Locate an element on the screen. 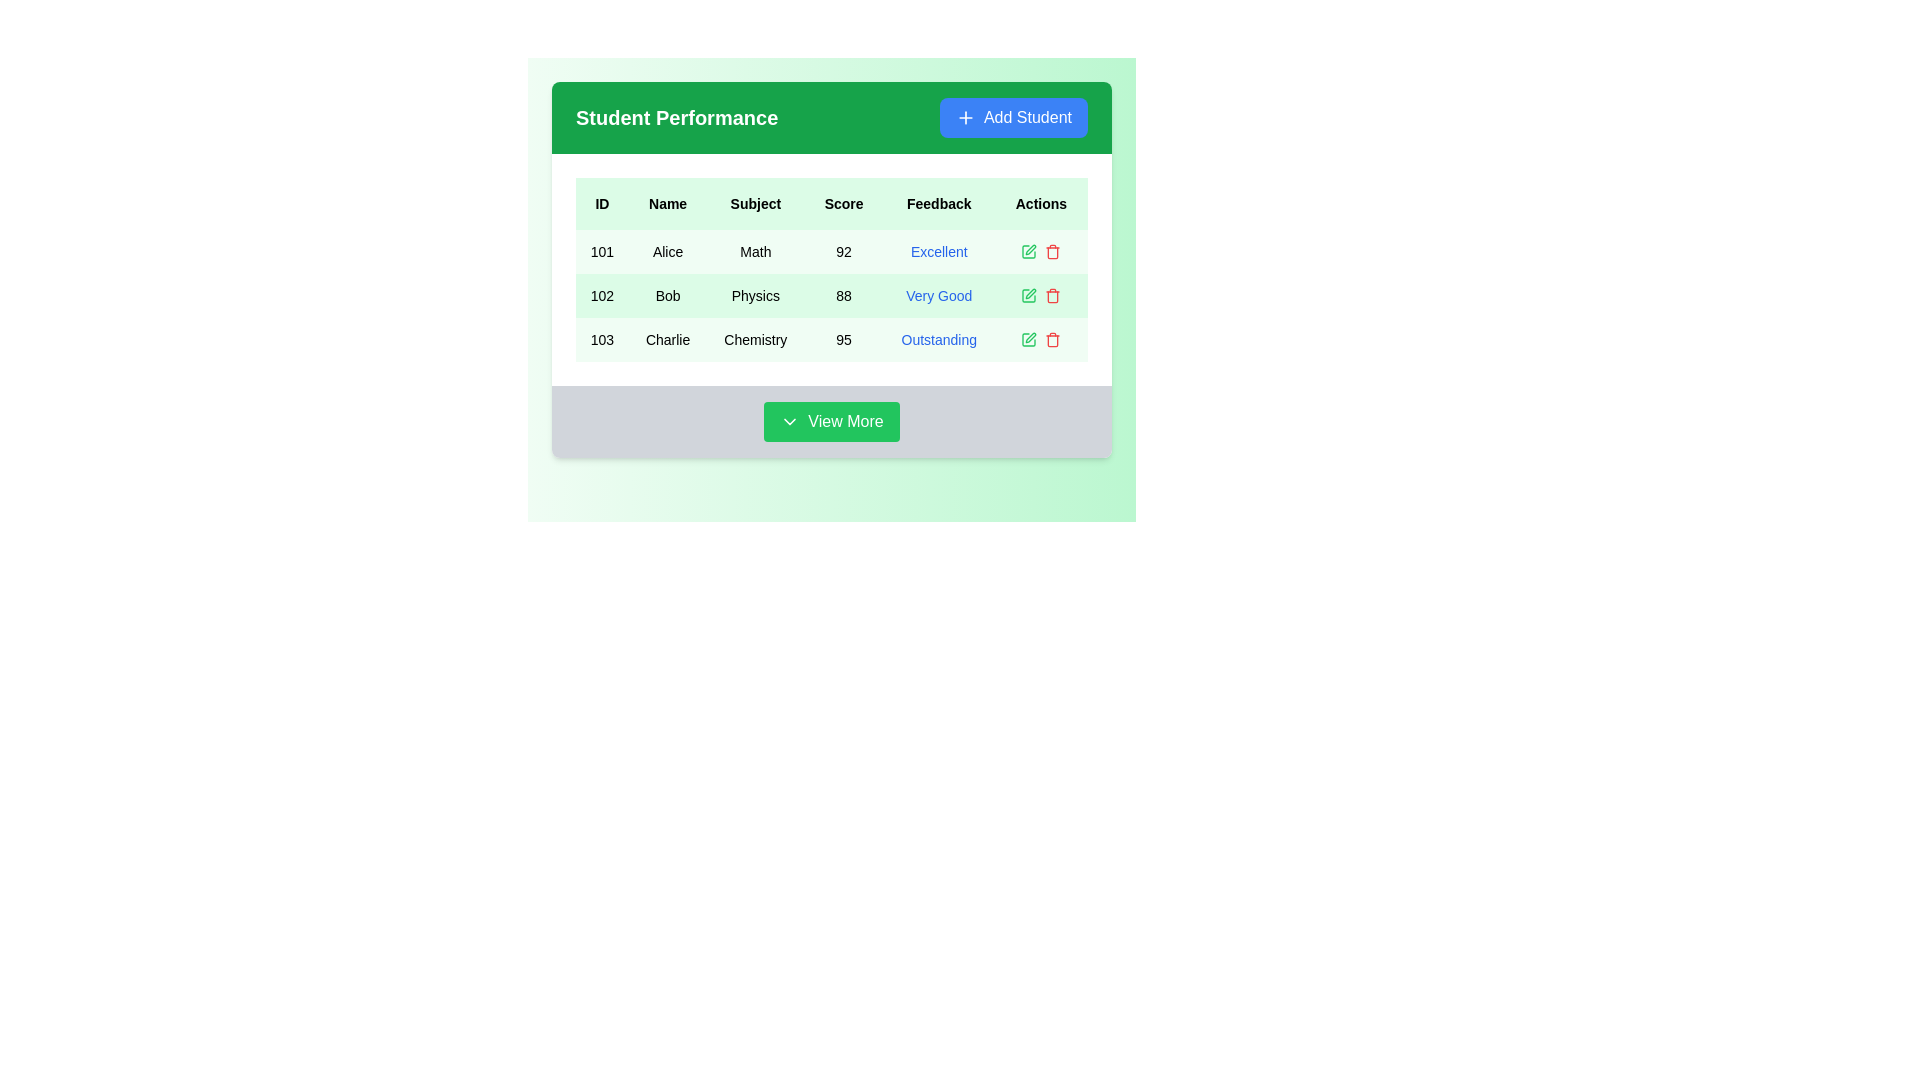 The width and height of the screenshot is (1920, 1080). the chevron icon within the 'View More' button, which indicates that additional content may be revealed or a dropdown menu may open is located at coordinates (789, 420).